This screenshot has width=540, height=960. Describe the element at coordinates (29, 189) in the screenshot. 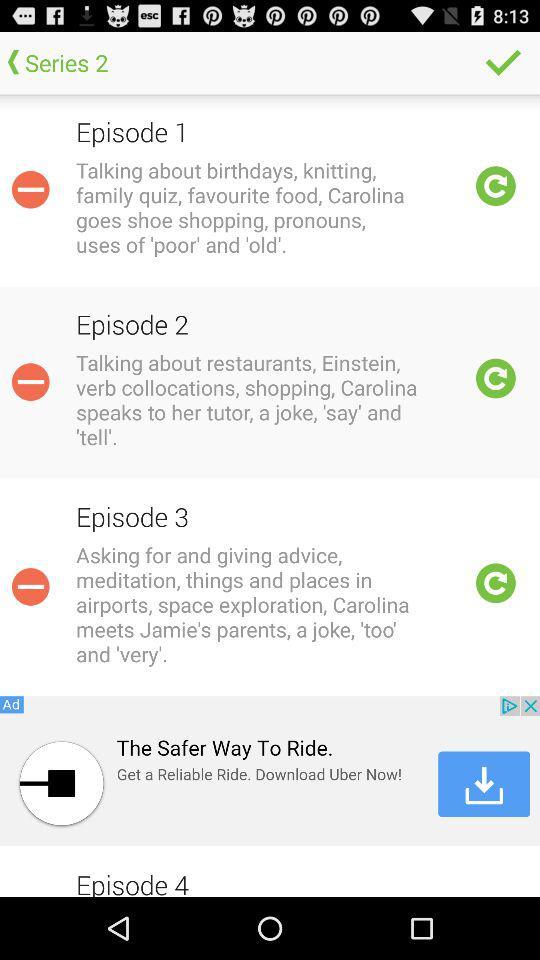

I see `remove` at that location.